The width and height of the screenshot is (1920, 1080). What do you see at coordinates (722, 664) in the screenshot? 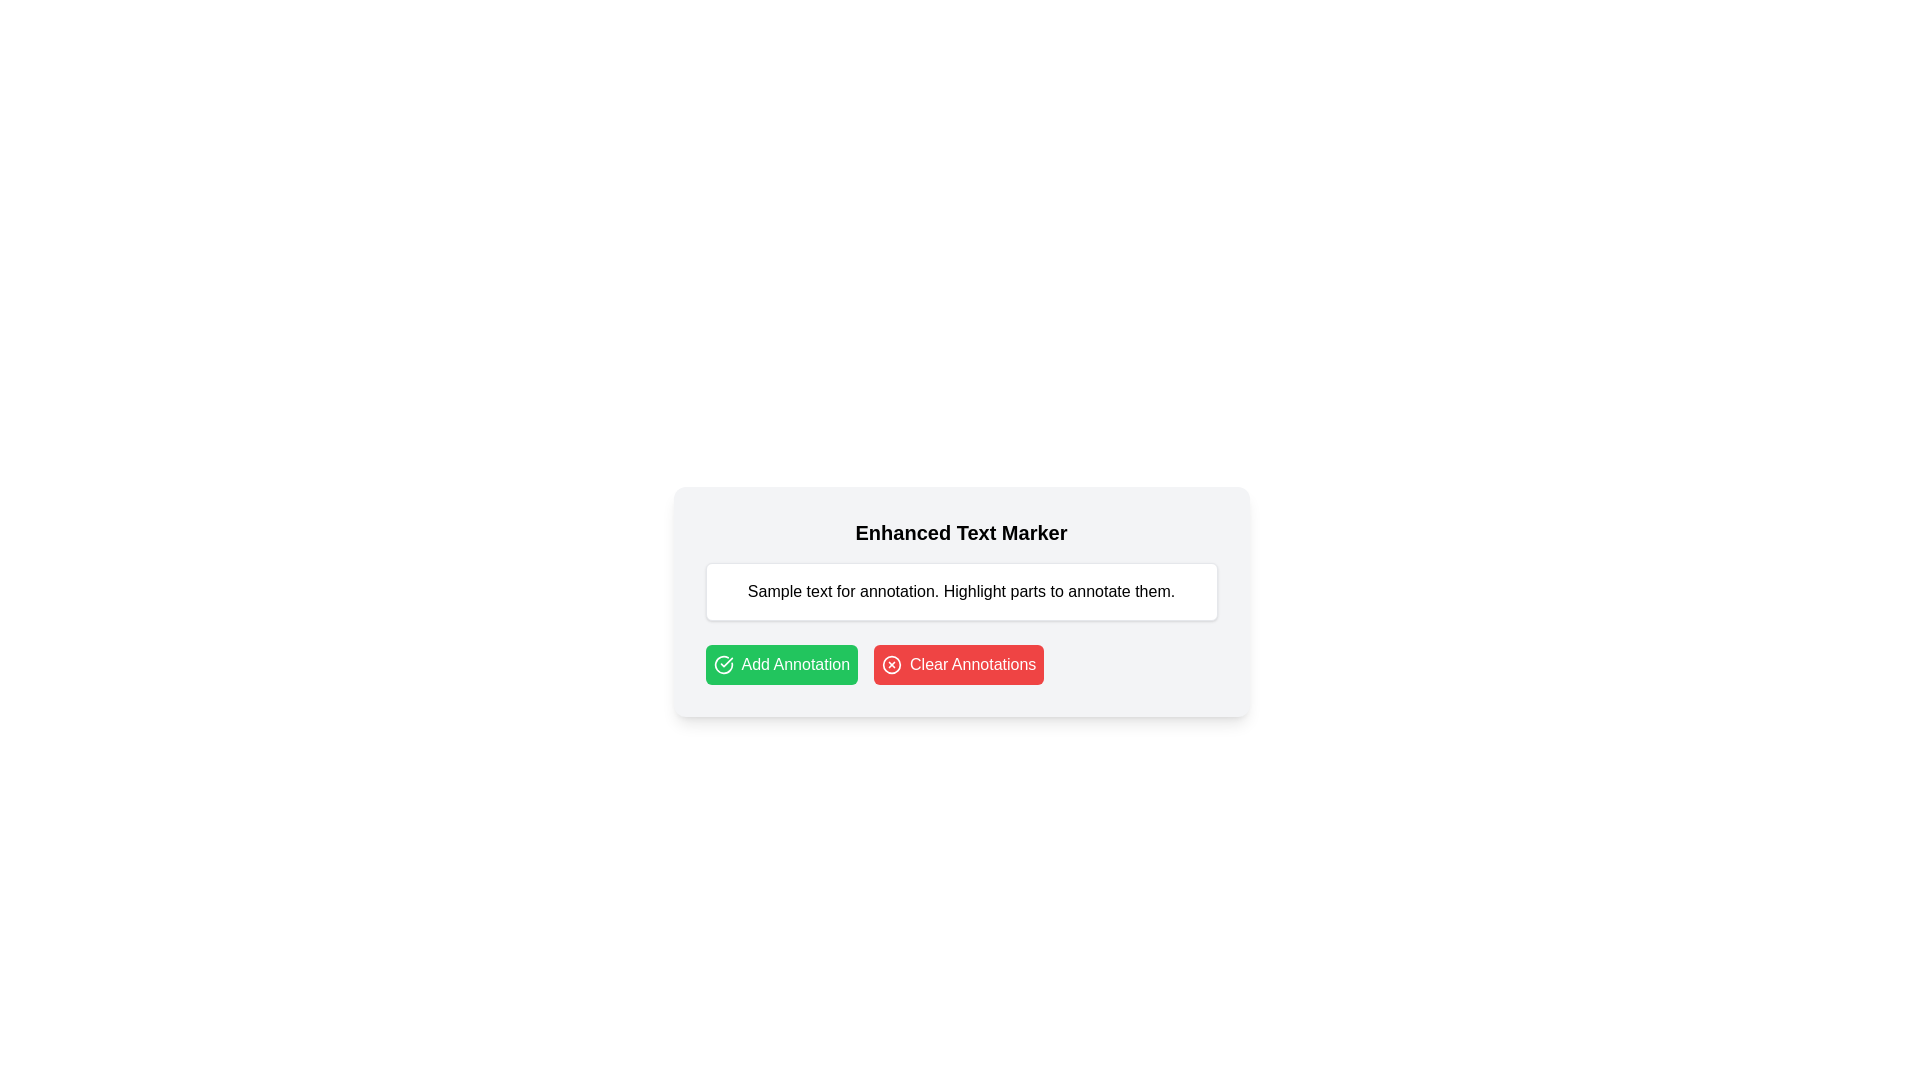
I see `the SVG icon representing a confirmation checkmark within the 'Add Annotation' button located at the bottom left of the main interface` at bounding box center [722, 664].